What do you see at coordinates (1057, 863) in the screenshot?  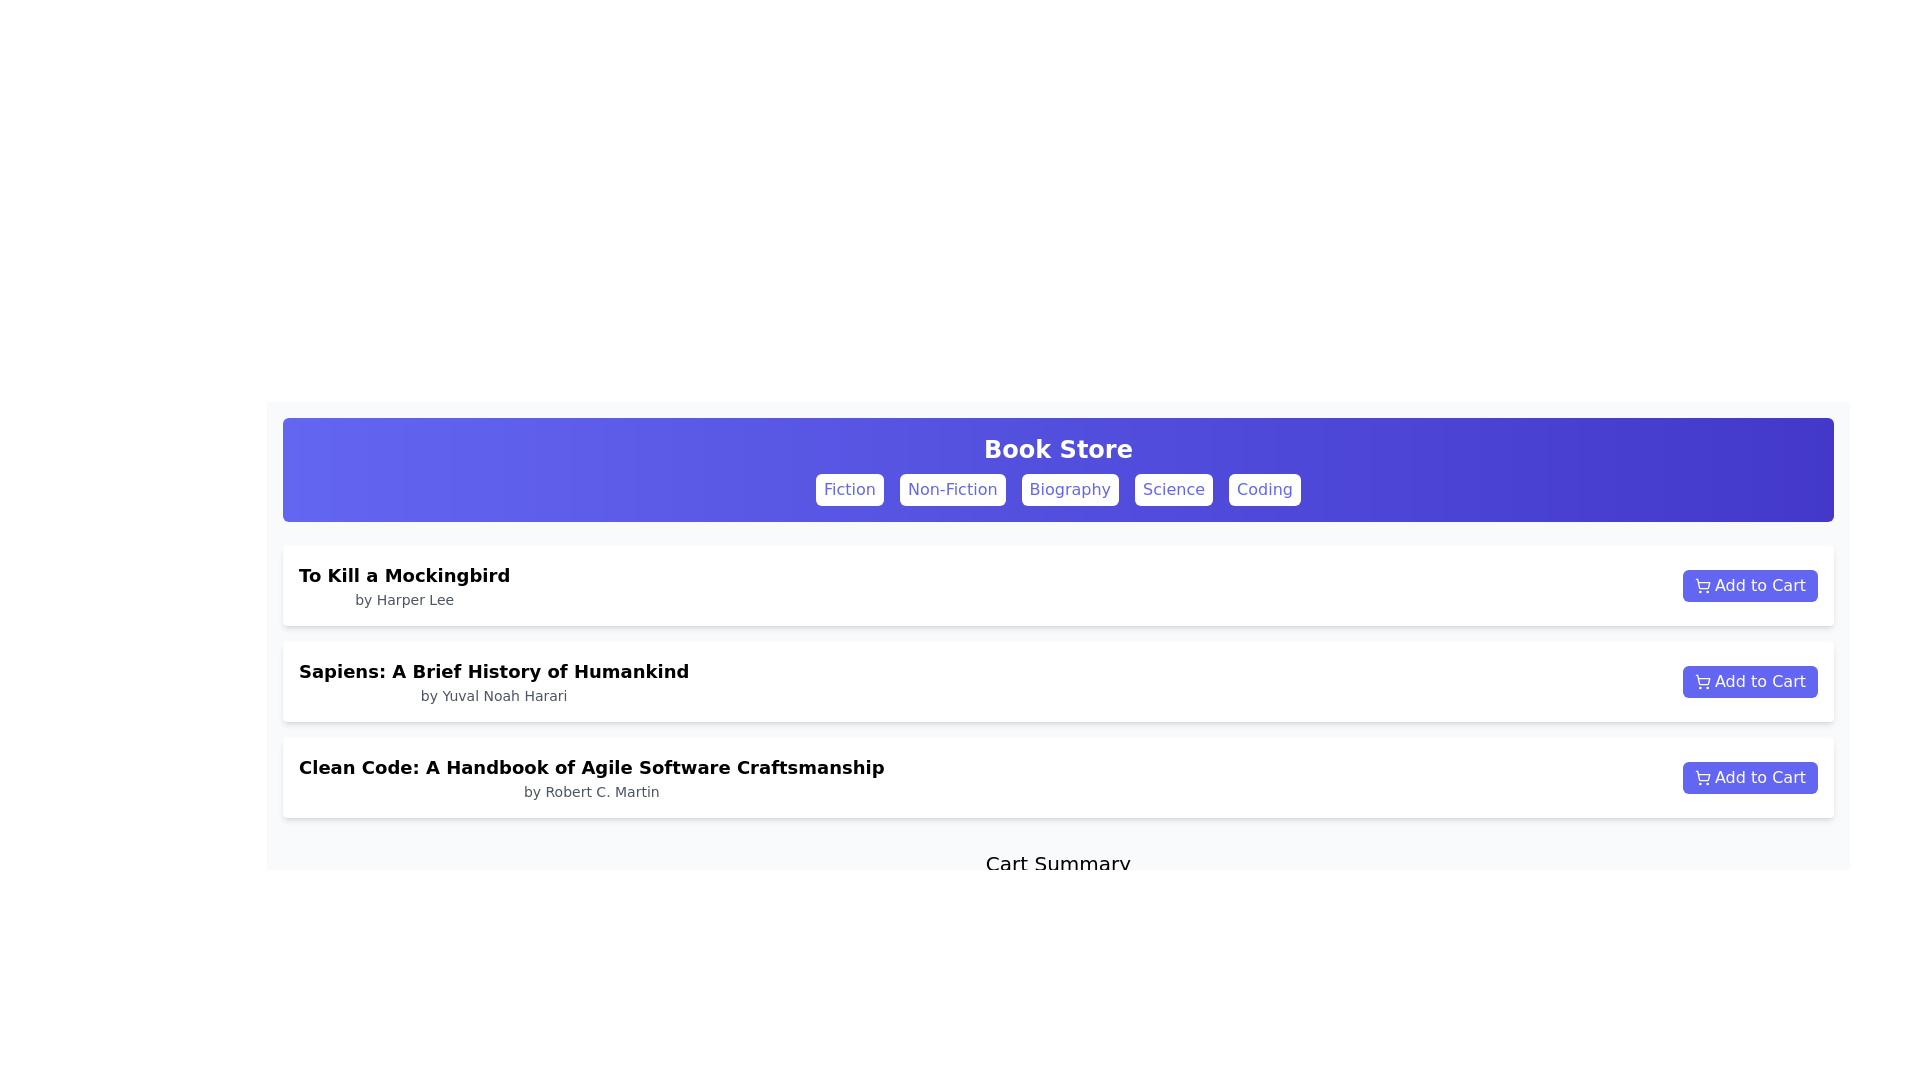 I see `the section header text label that marks the beginning of the cart summary section, which is located at the bottom of the book items list` at bounding box center [1057, 863].